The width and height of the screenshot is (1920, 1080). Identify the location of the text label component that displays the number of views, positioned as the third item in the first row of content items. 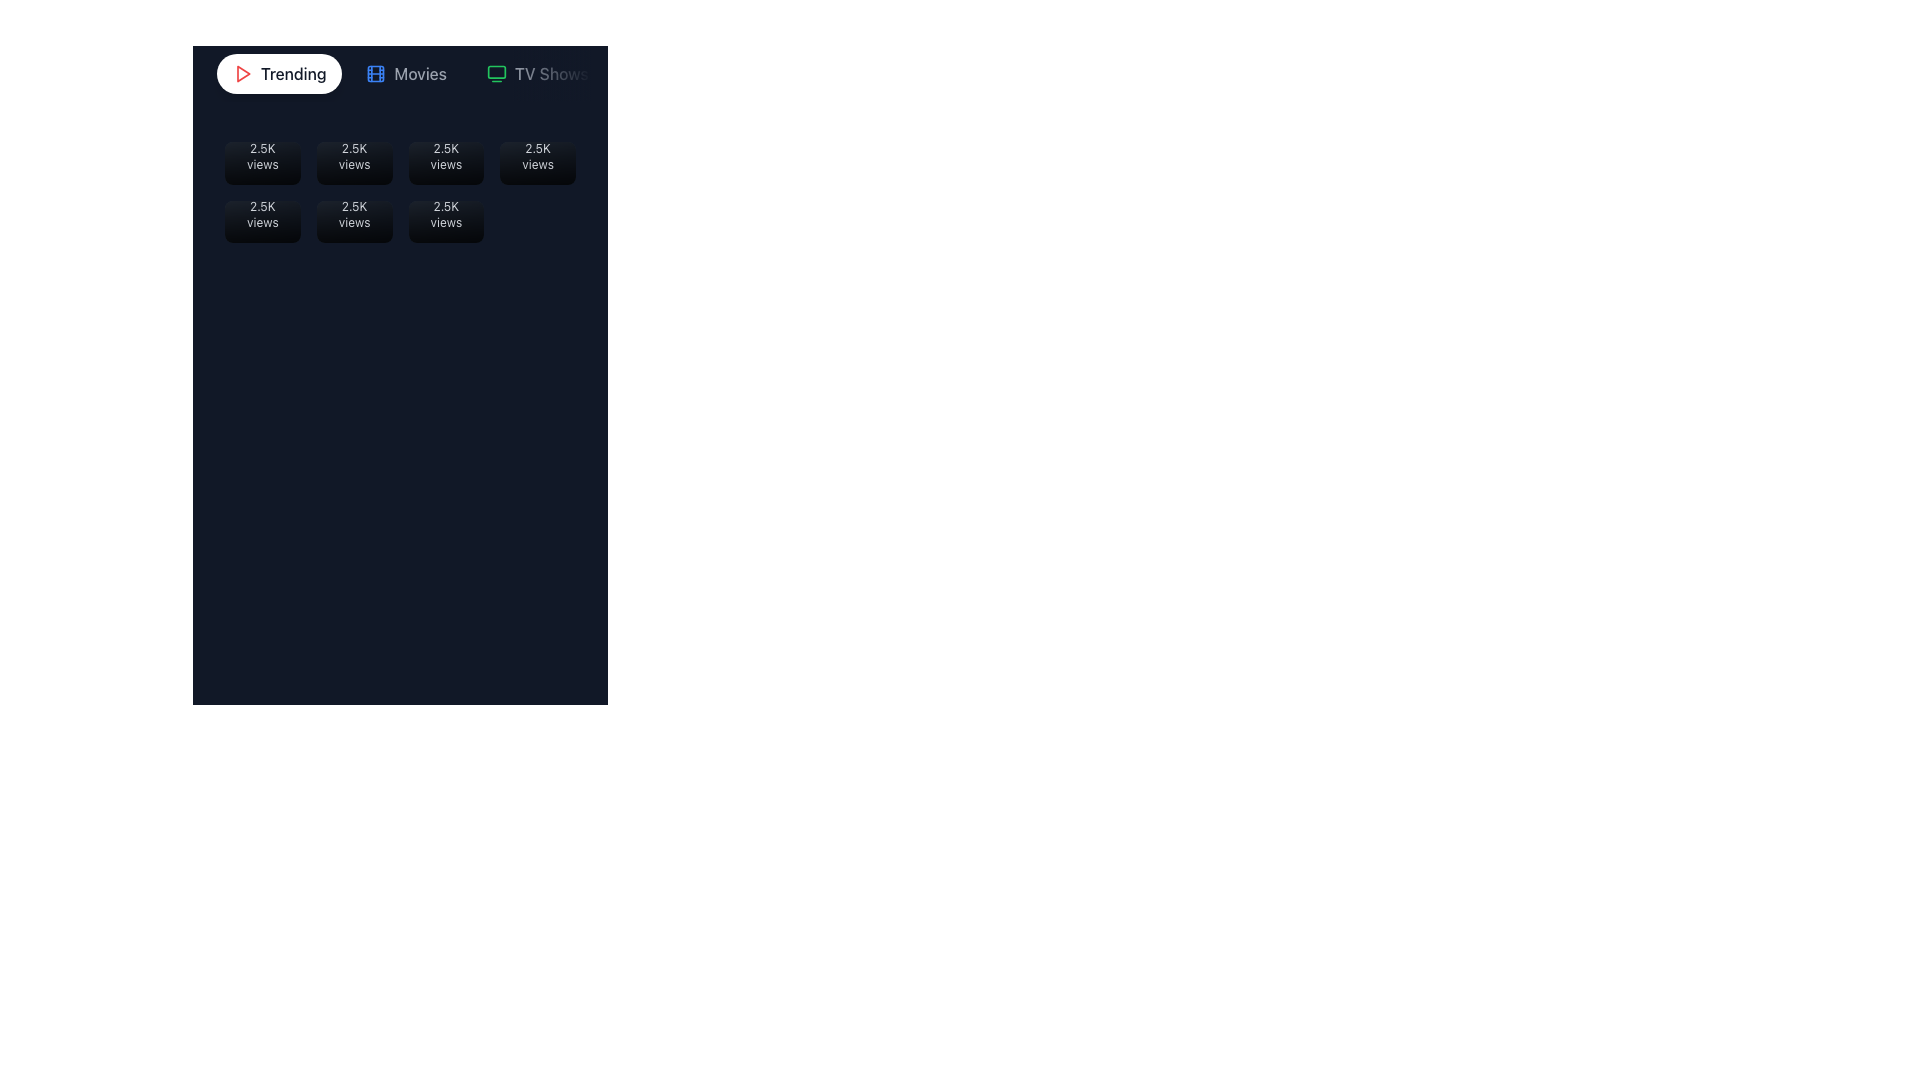
(445, 162).